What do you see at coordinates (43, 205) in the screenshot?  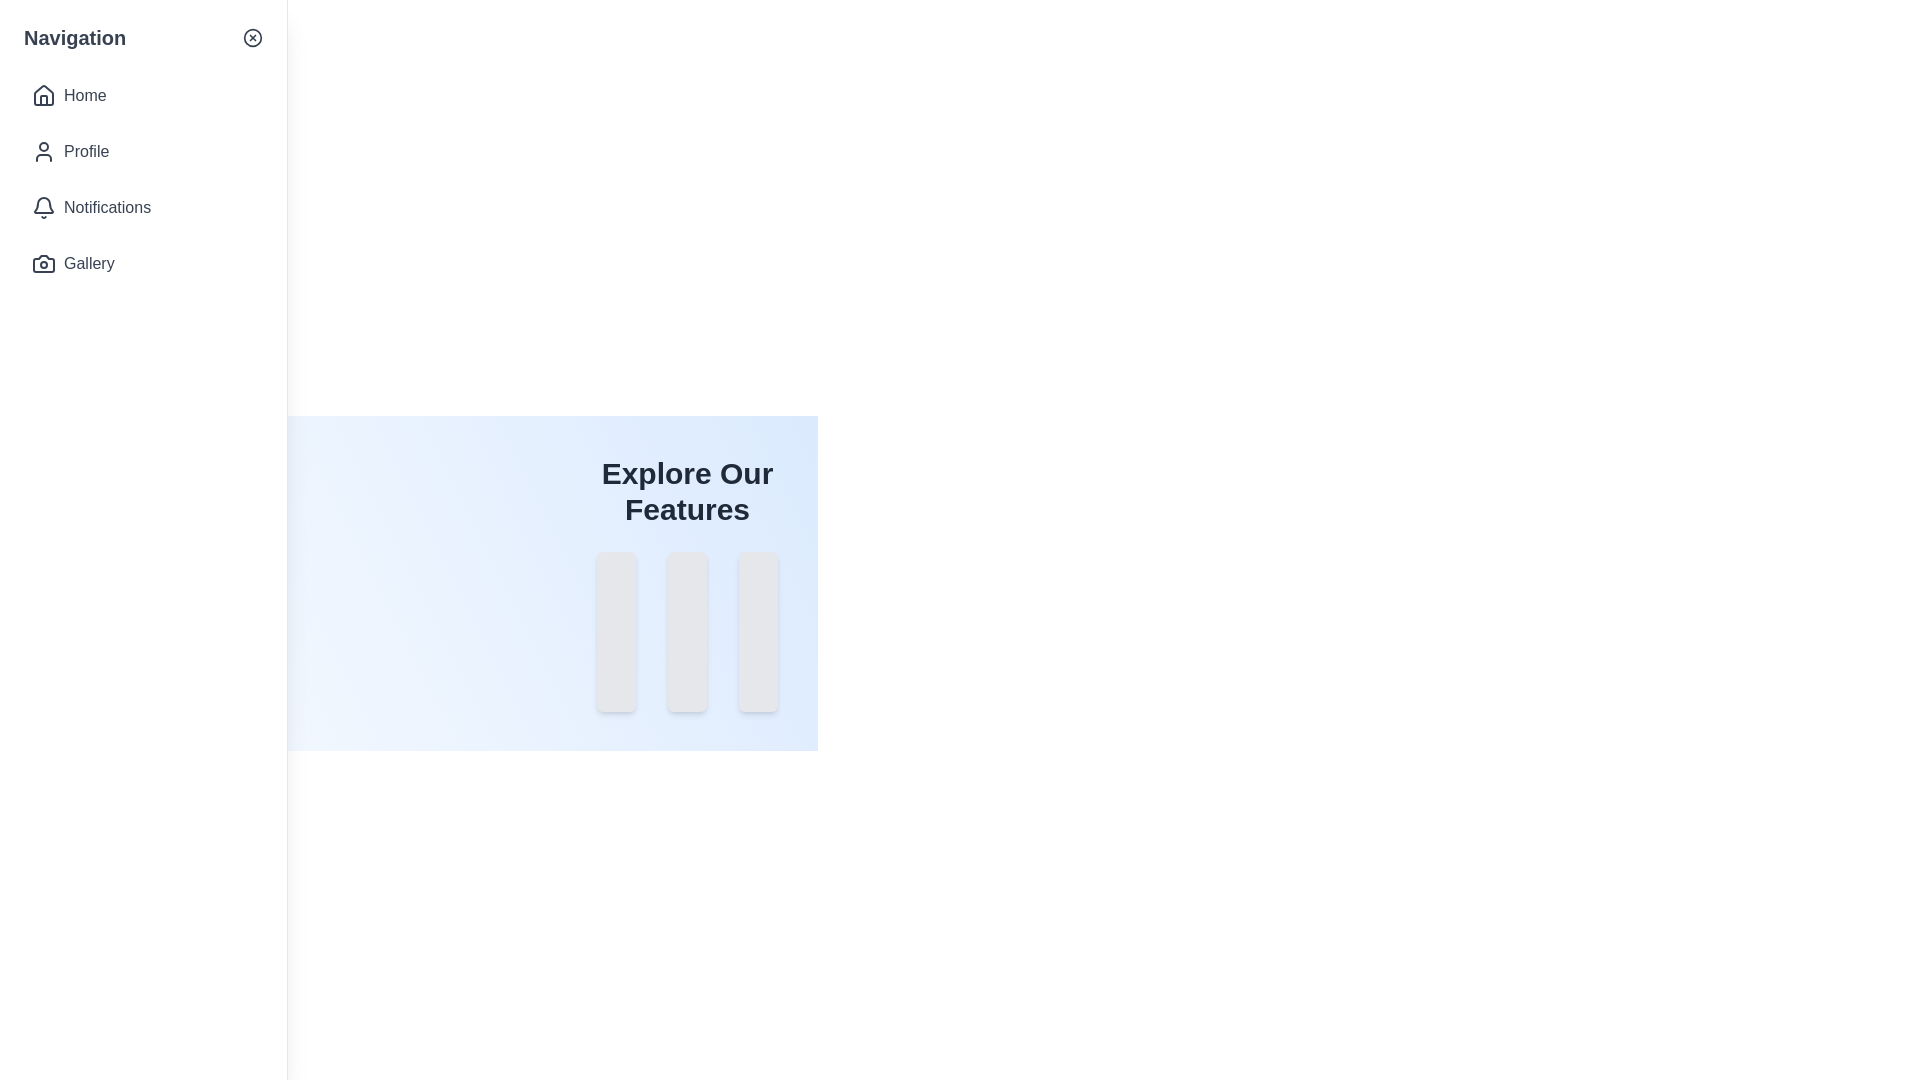 I see `the bell-shaped vector graphic icon representing notifications in the sidebar navigation menu, located just above the 'Notifications' text` at bounding box center [43, 205].